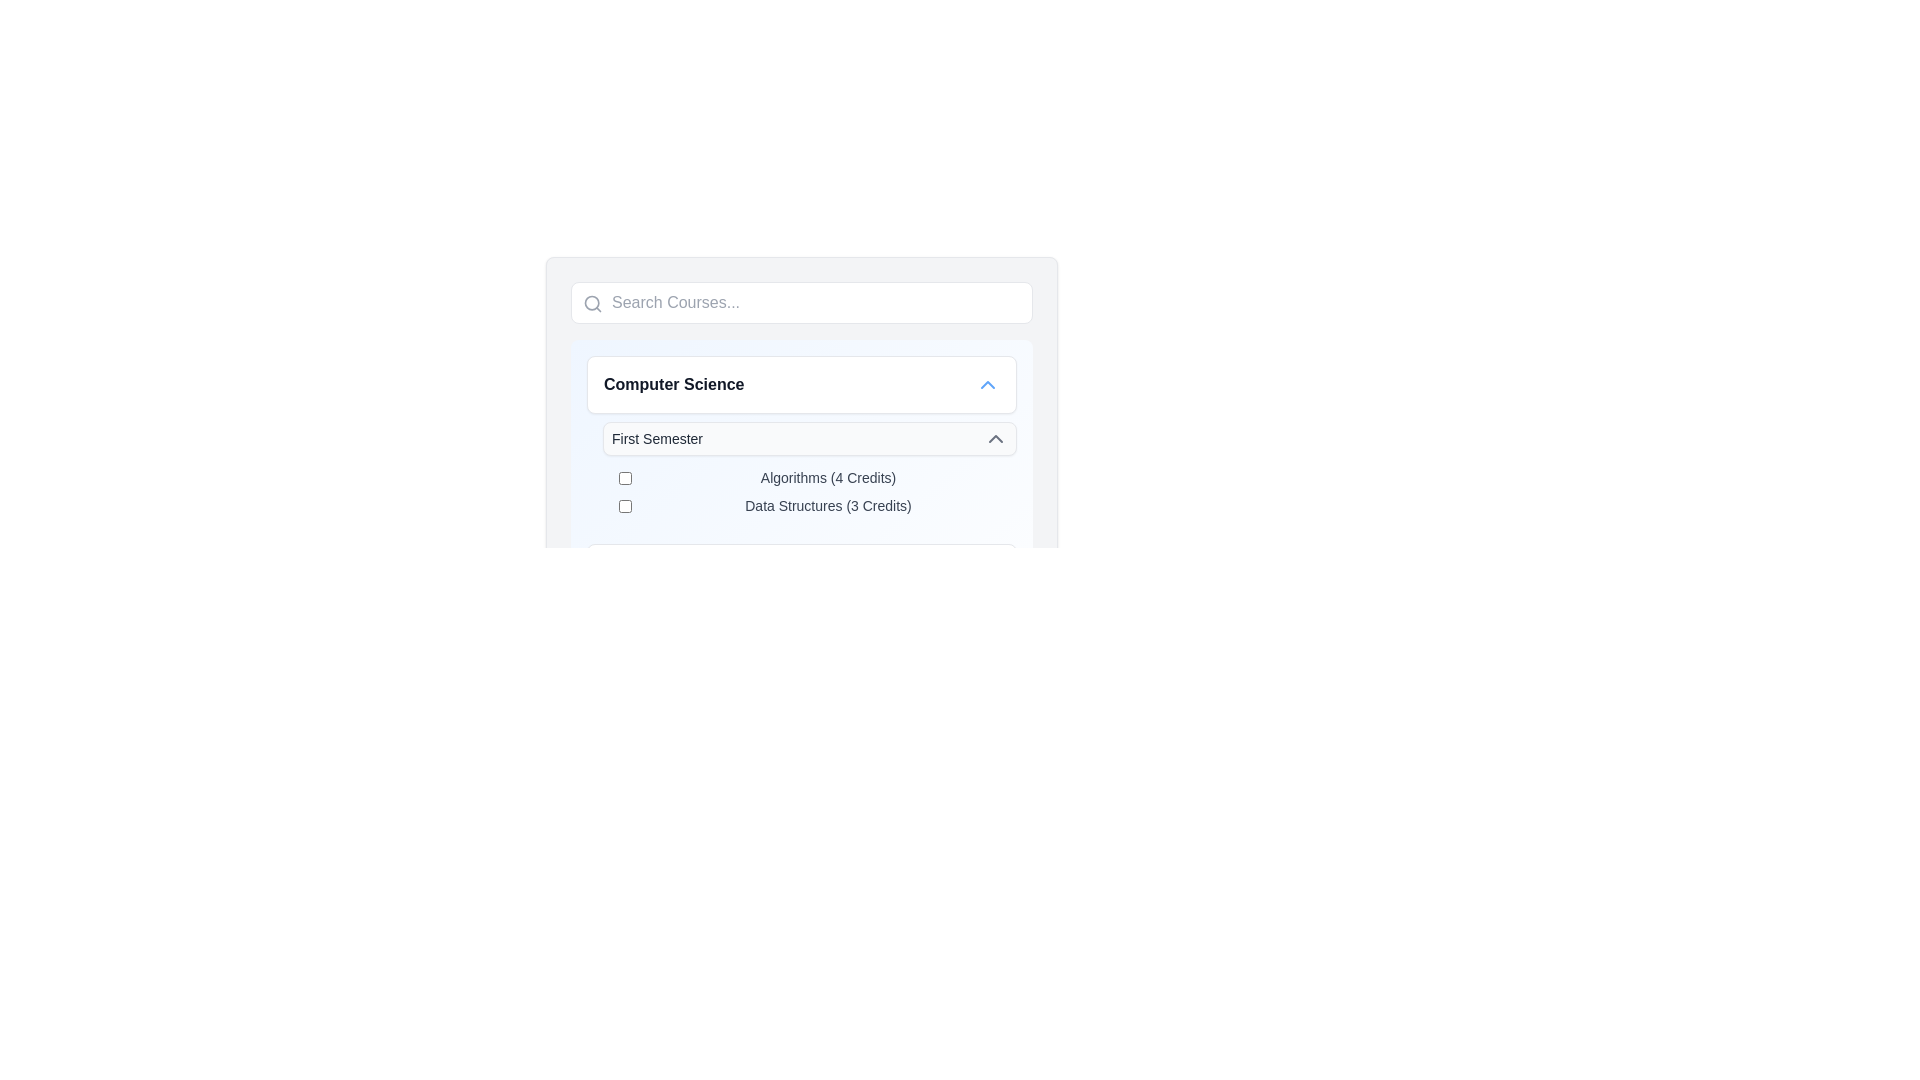 Image resolution: width=1920 pixels, height=1080 pixels. What do you see at coordinates (592, 304) in the screenshot?
I see `the magnifying glass icon, which symbolizes the search operation and is located on the left side of the input field labeled 'Search Courses...'` at bounding box center [592, 304].